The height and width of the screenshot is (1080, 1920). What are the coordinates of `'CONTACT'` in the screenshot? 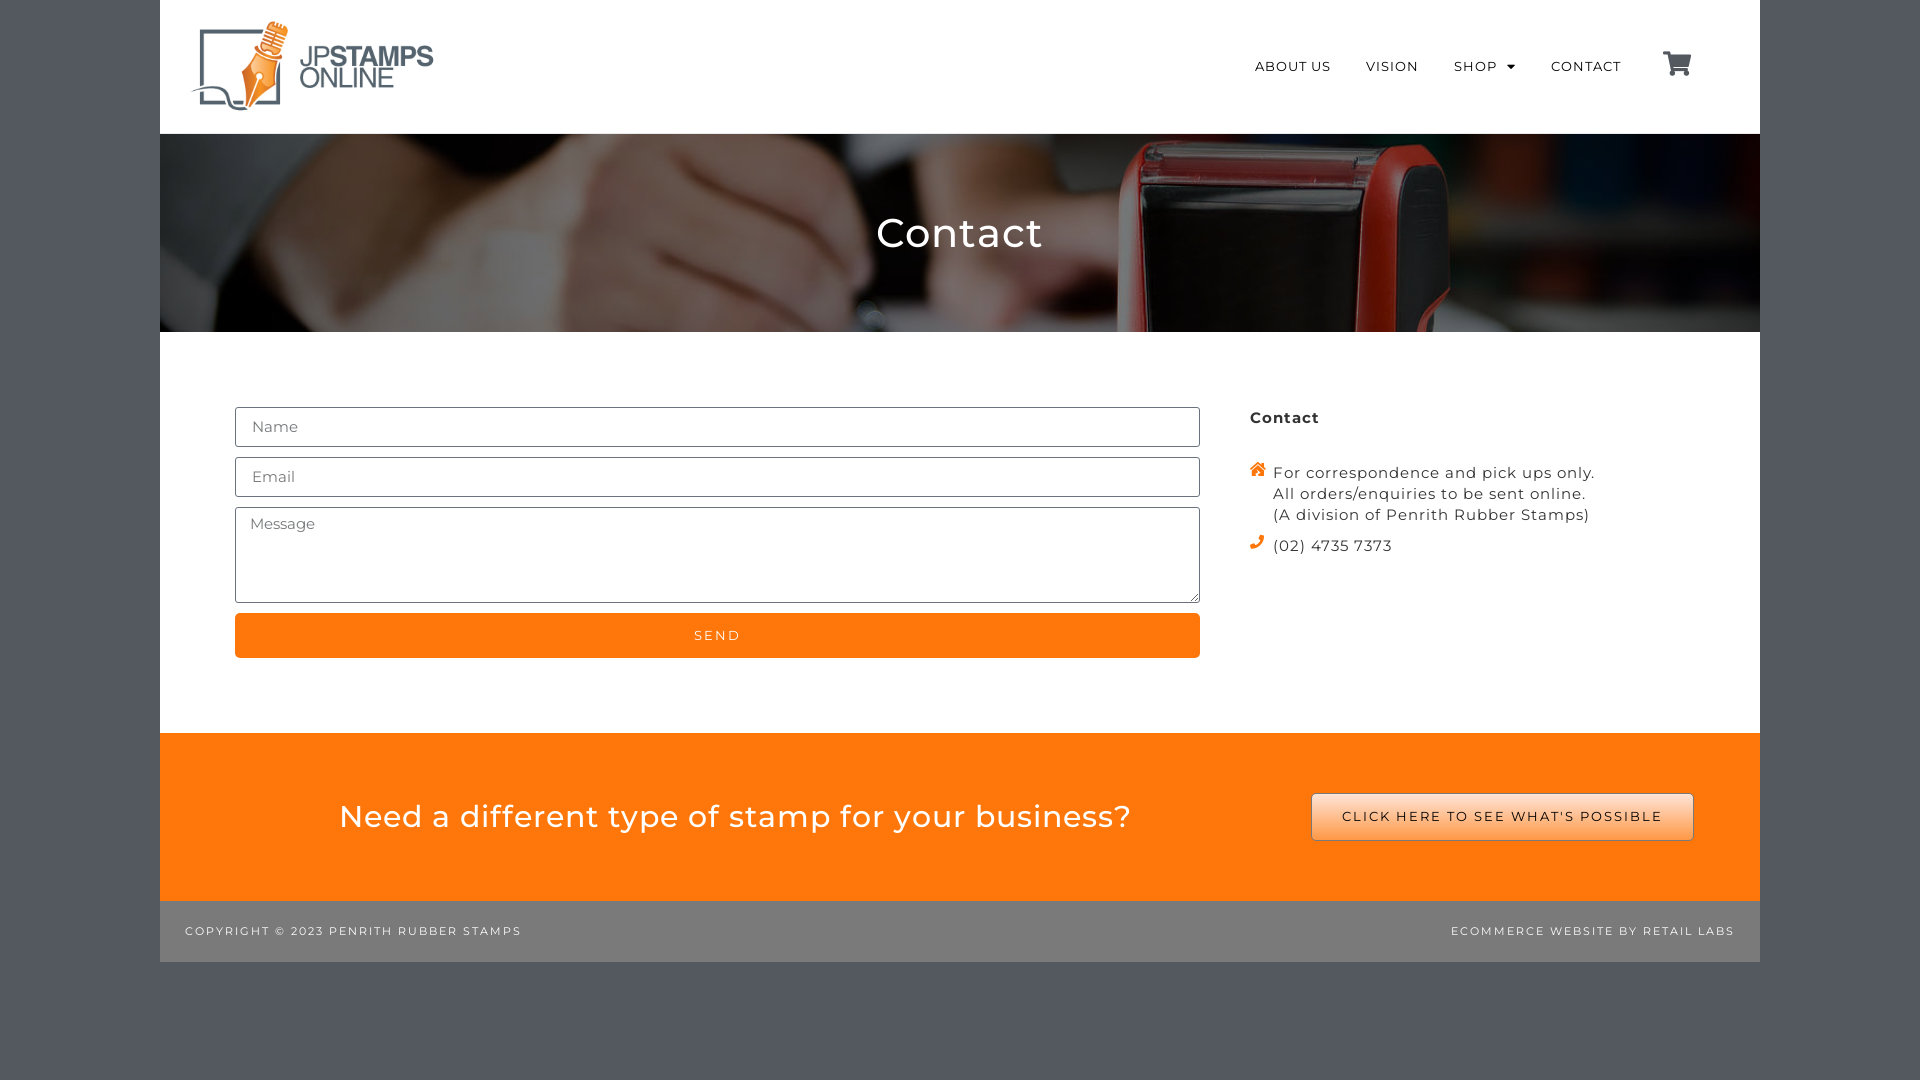 It's located at (1549, 64).